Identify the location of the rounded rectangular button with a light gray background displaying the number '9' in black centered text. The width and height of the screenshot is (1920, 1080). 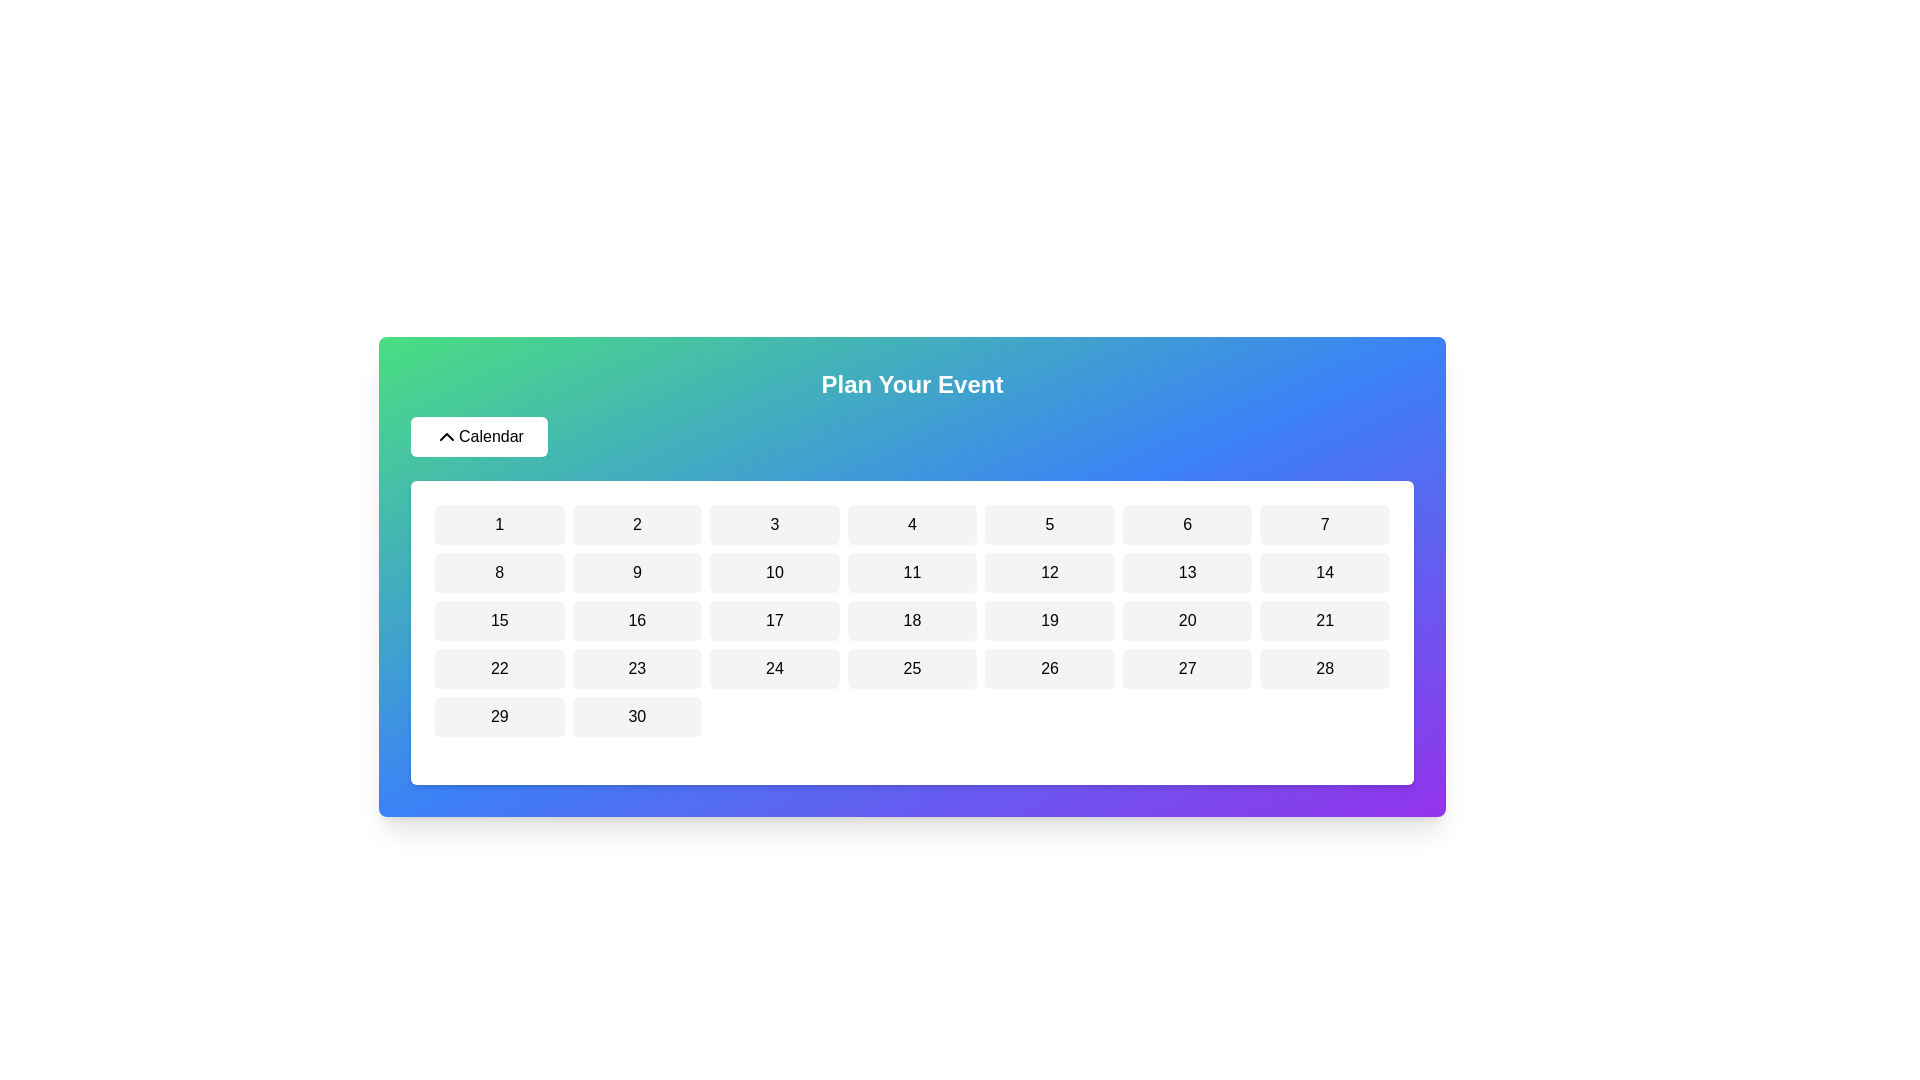
(636, 573).